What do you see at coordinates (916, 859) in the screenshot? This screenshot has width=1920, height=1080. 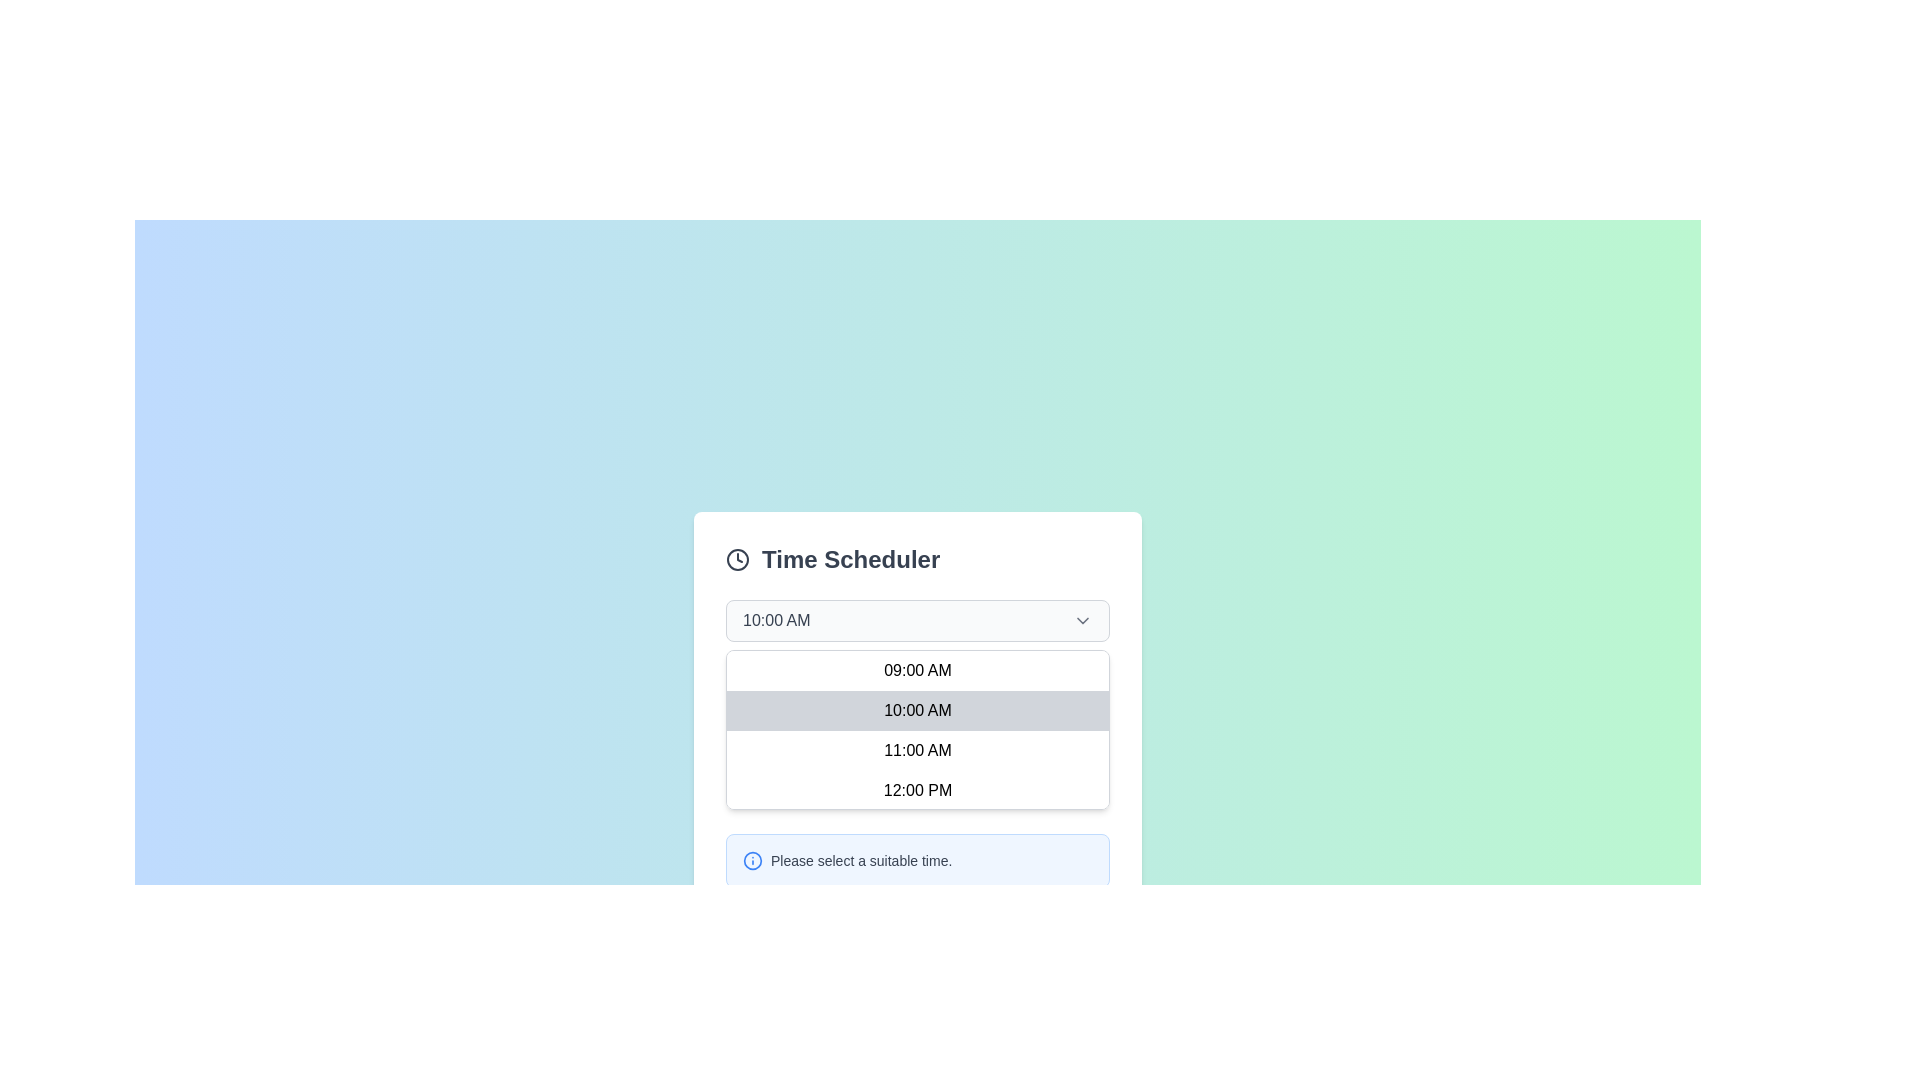 I see `the Informative text box with an icon that provides guidance for selecting time options in the 'Time Scheduler' interface` at bounding box center [916, 859].